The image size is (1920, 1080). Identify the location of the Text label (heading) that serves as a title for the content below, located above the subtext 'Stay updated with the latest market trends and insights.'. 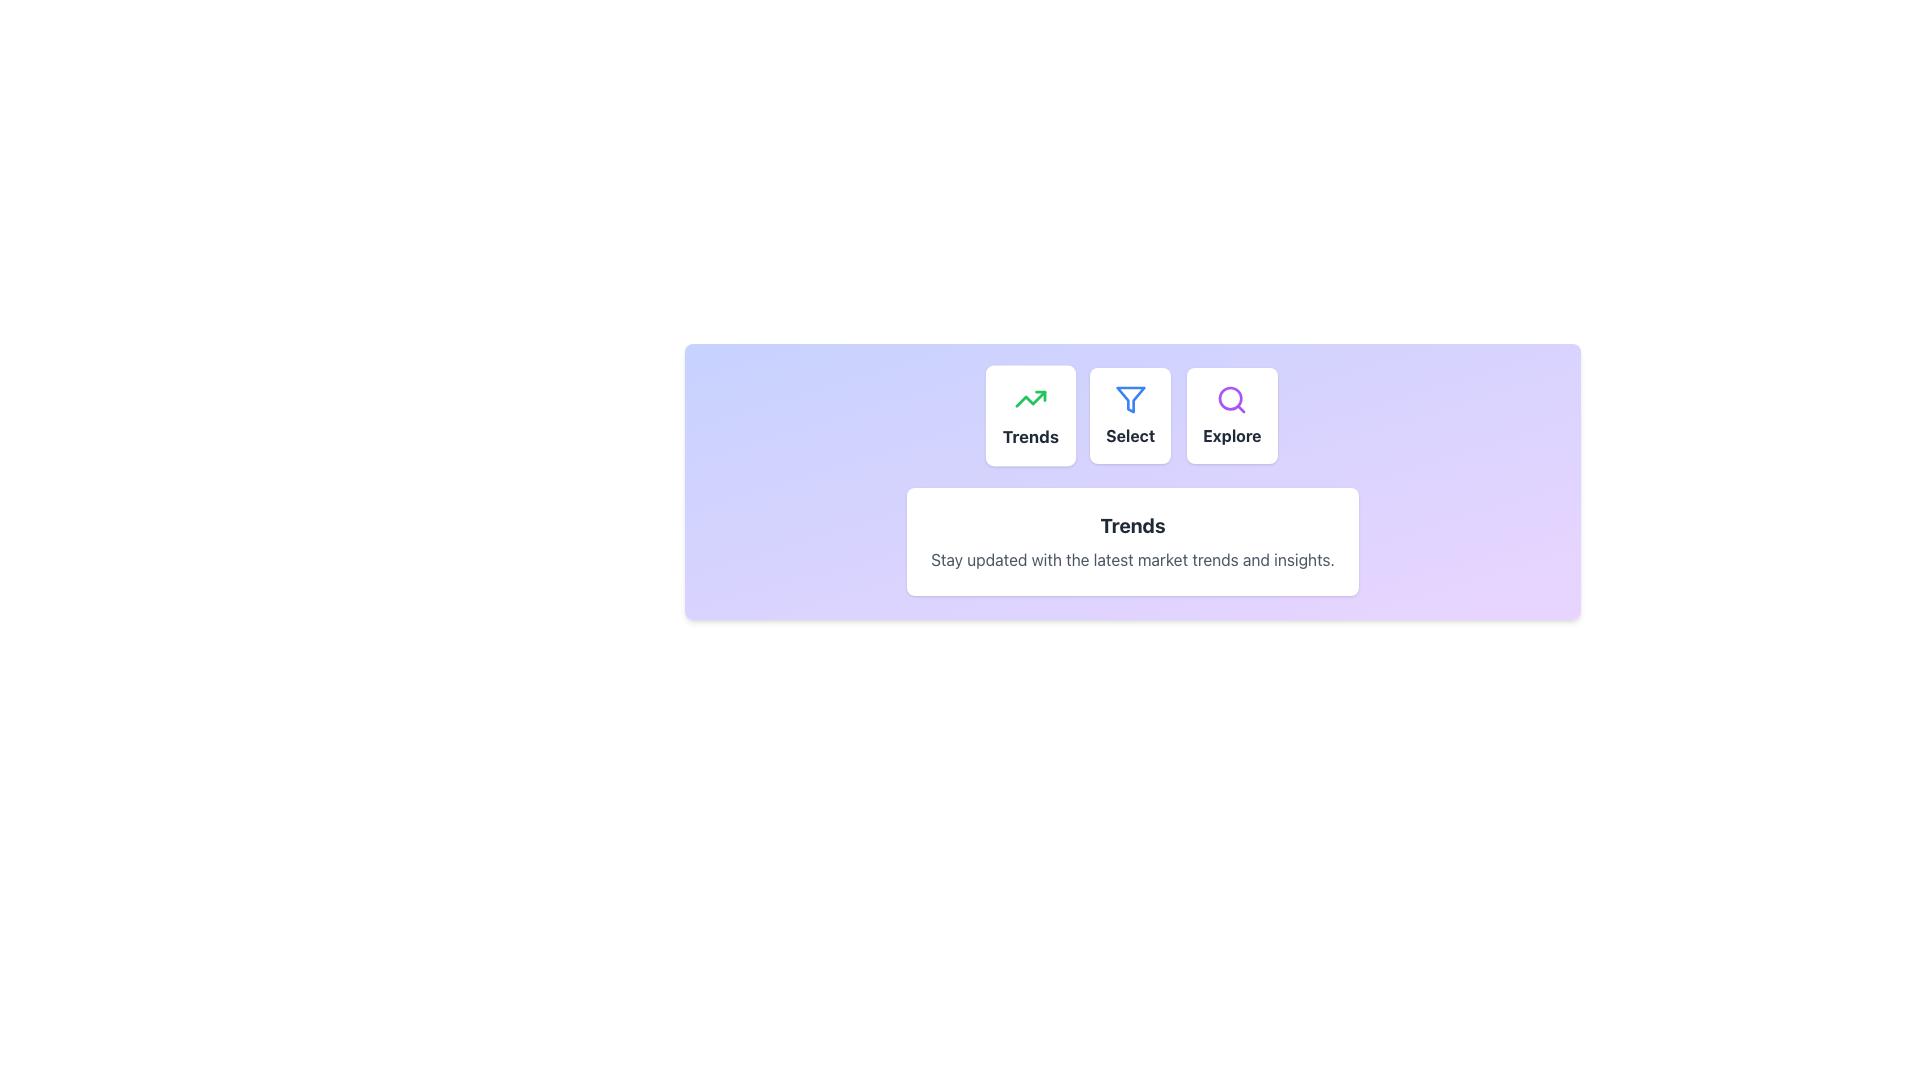
(1132, 524).